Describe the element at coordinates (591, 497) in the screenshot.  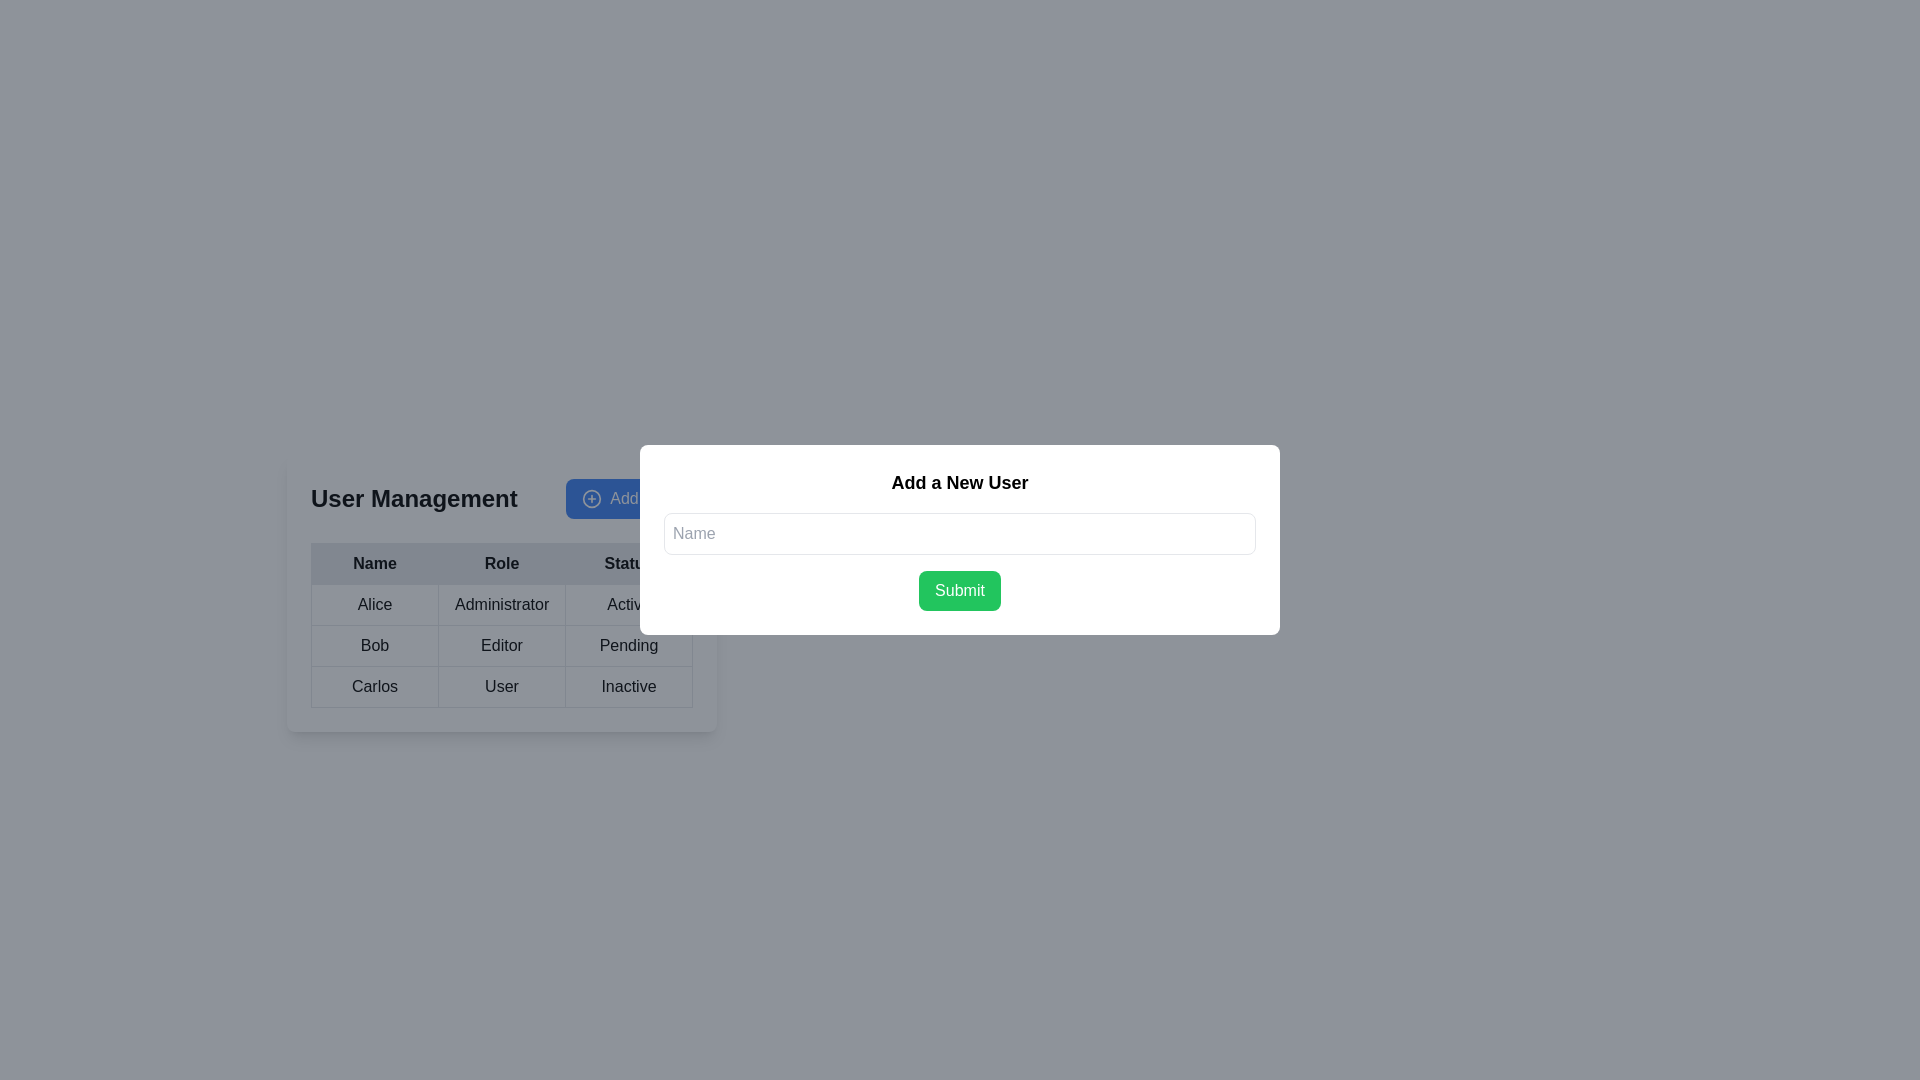
I see `the circular plus icon that represents the 'add' functionality in the User Management section of the interface` at that location.